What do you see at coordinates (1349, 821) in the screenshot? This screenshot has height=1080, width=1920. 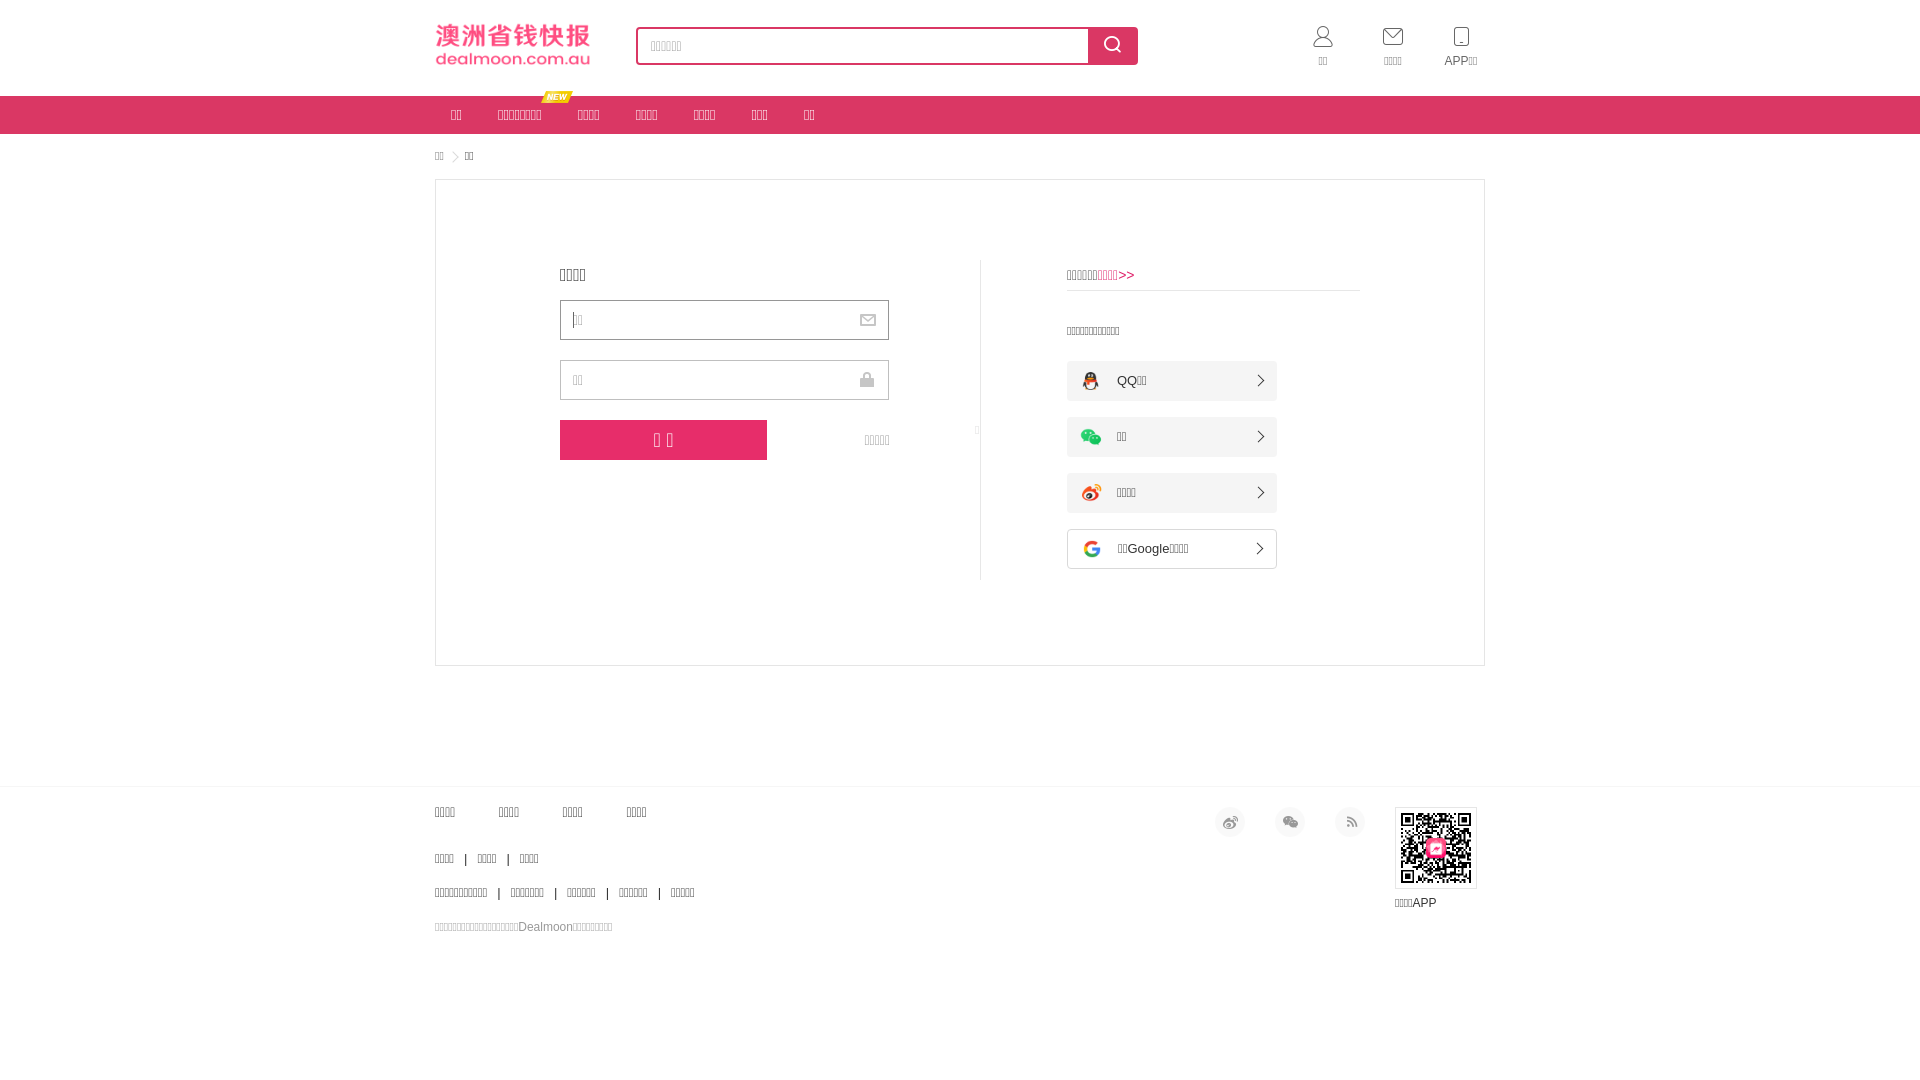 I see `'RSS'` at bounding box center [1349, 821].